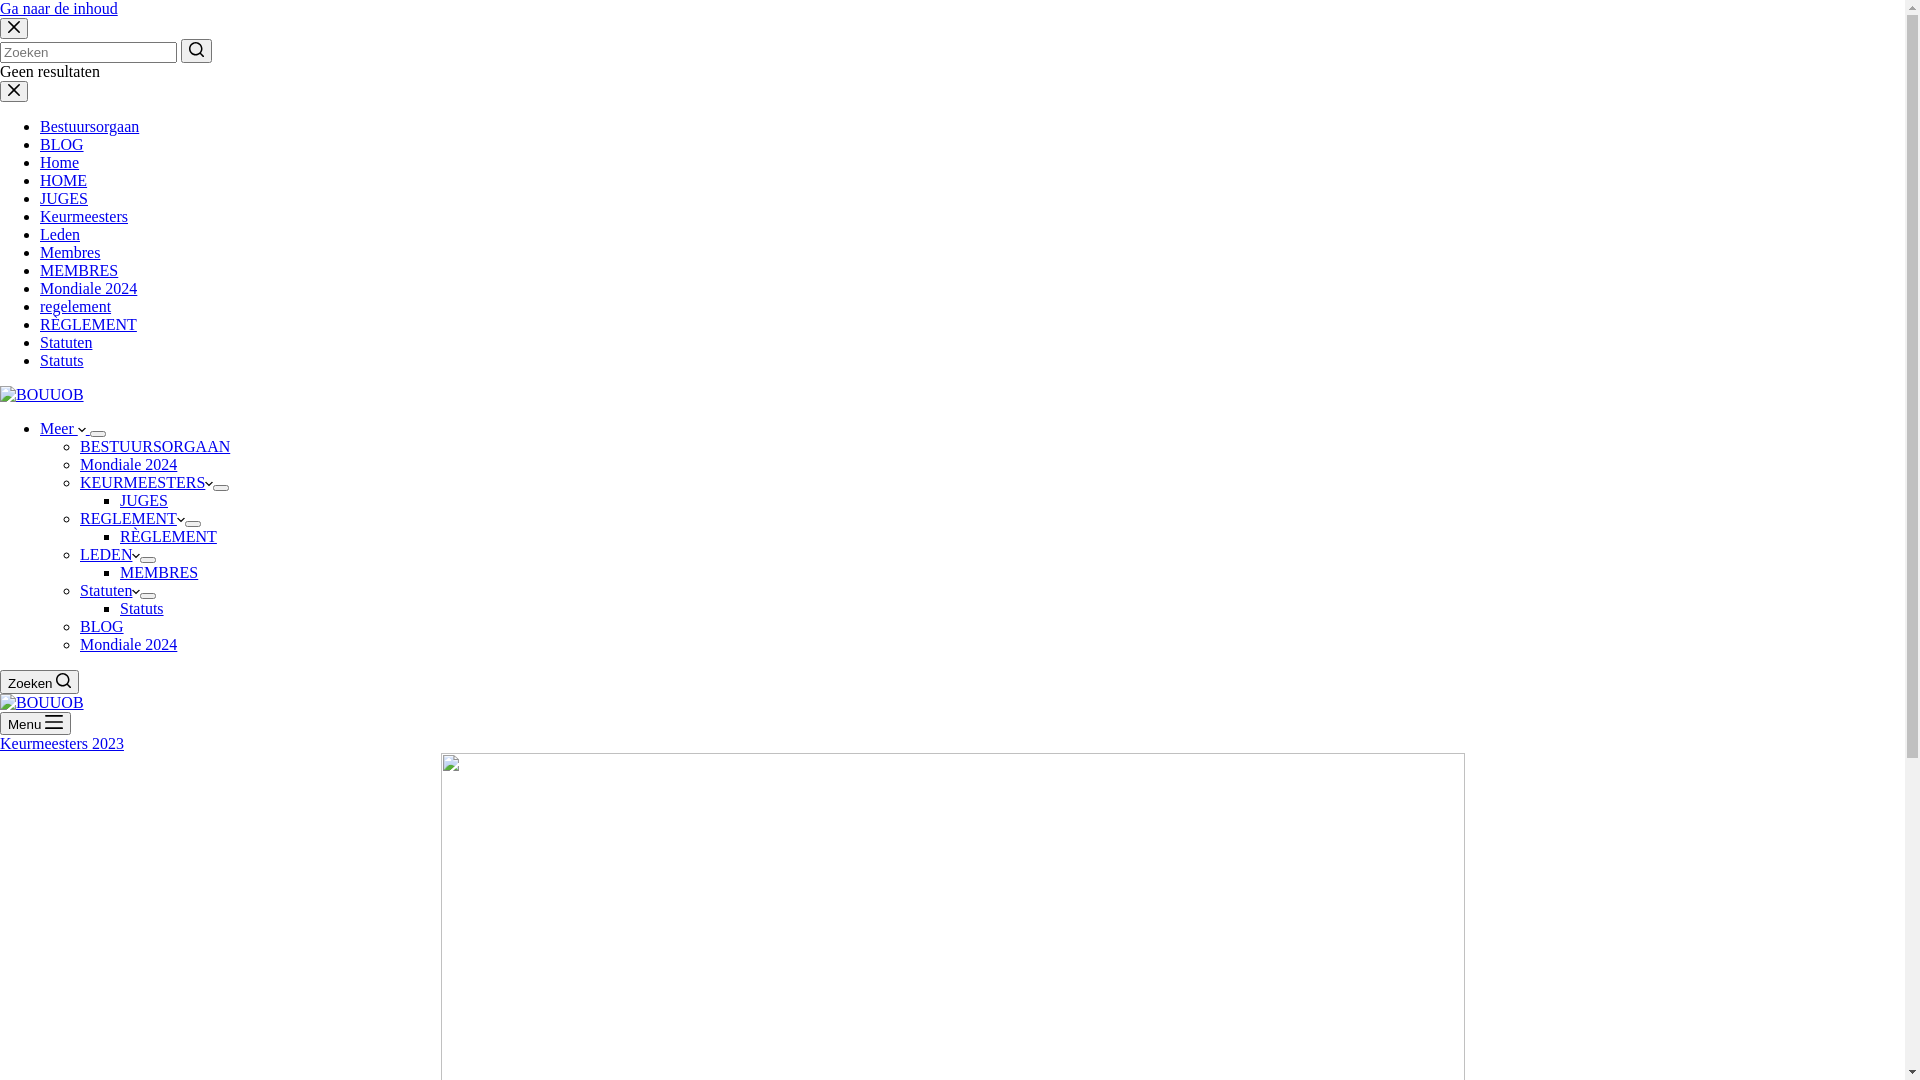 Image resolution: width=1920 pixels, height=1080 pixels. What do you see at coordinates (59, 161) in the screenshot?
I see `'Home'` at bounding box center [59, 161].